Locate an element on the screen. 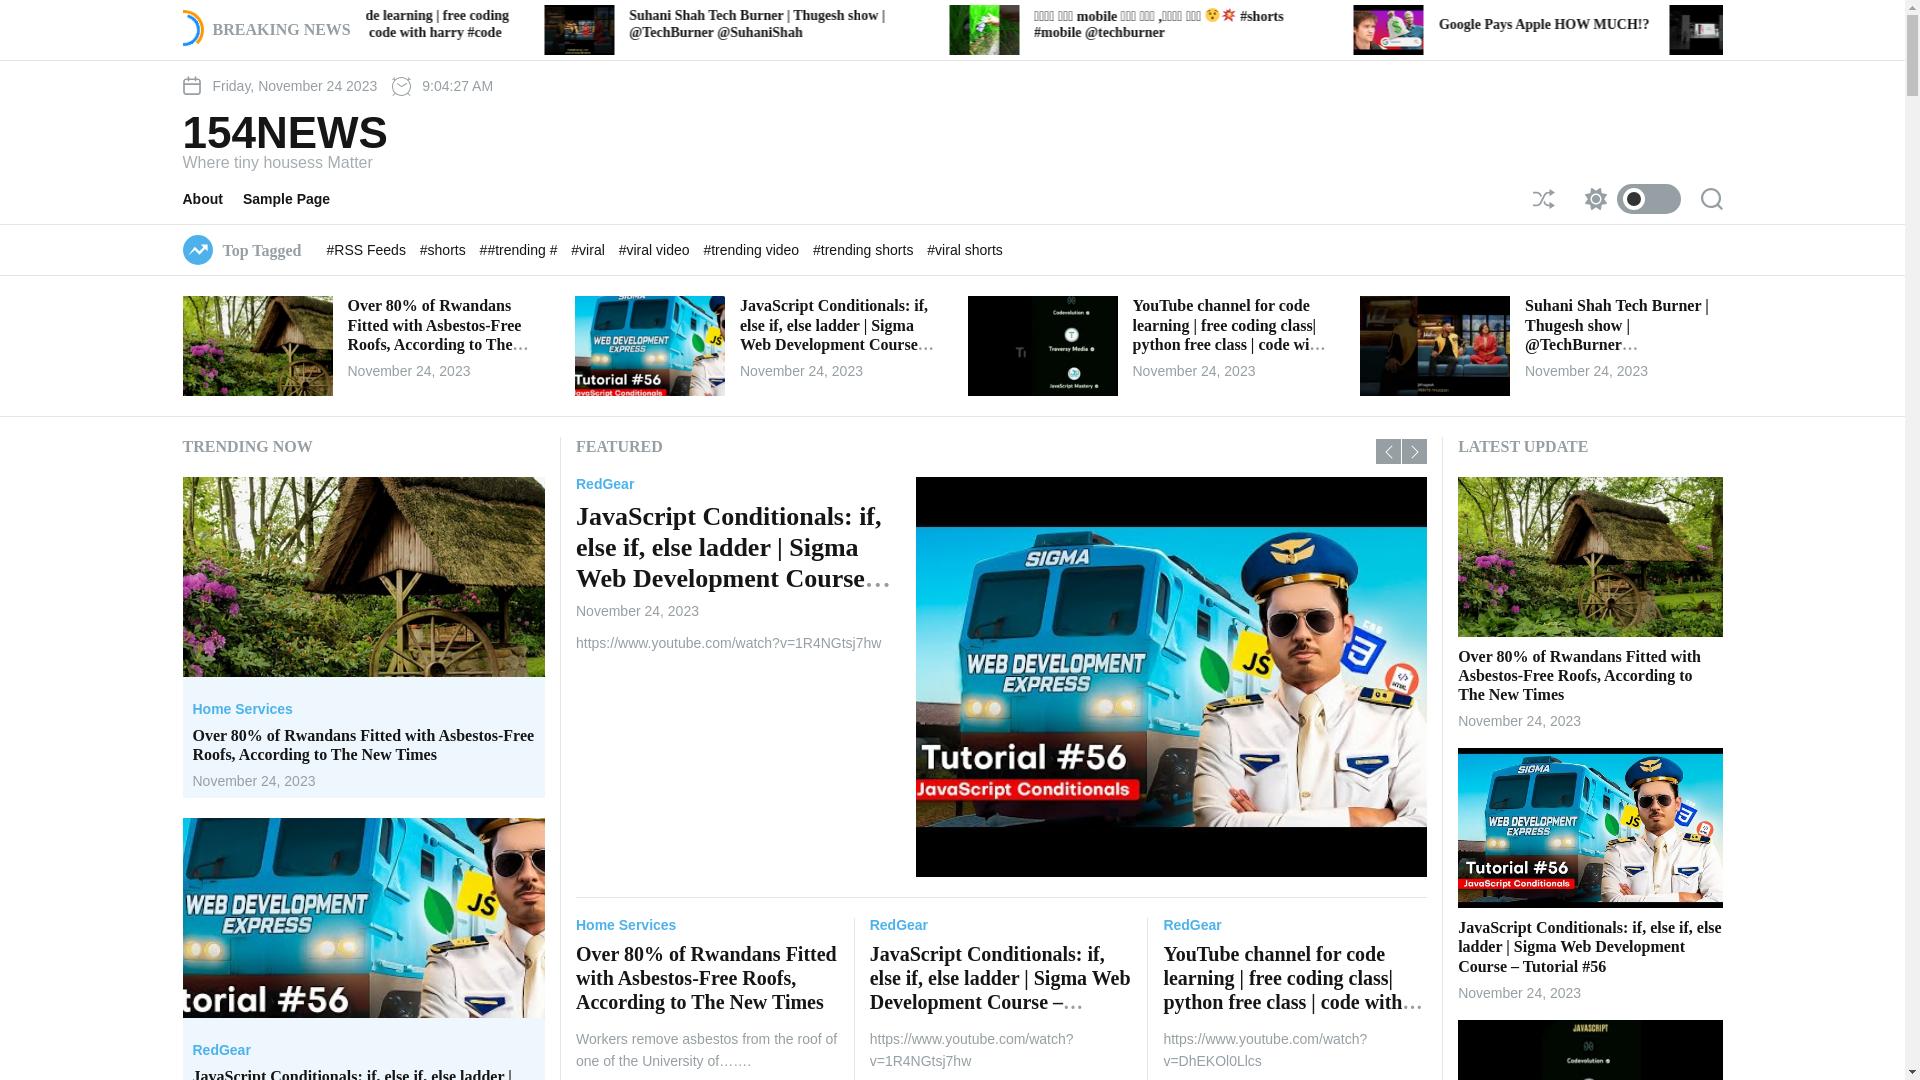 The height and width of the screenshot is (1080, 1920). 'Home Services' is located at coordinates (240, 708).